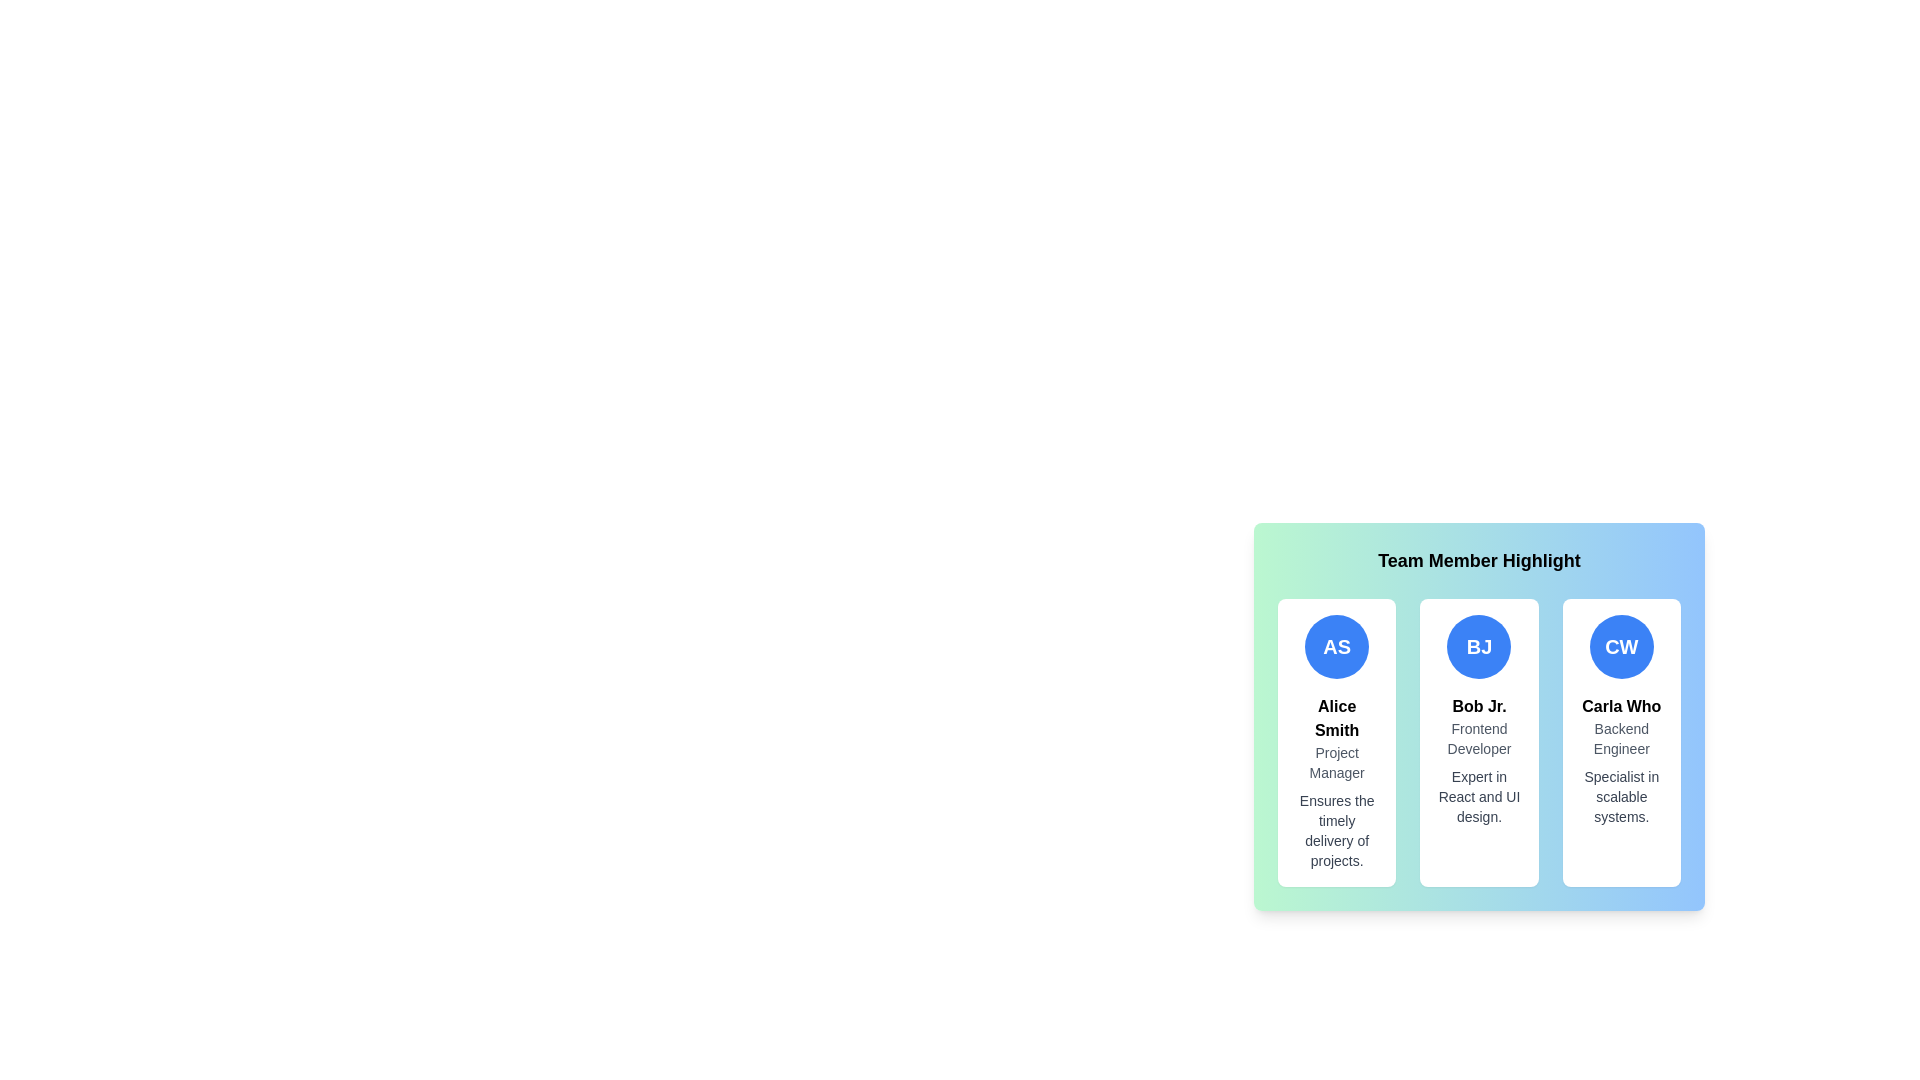 This screenshot has height=1080, width=1920. What do you see at coordinates (1479, 796) in the screenshot?
I see `the static text label that describes the skills of 'Bob Jr.' in React and UI design, located beneath the 'Frontend Developer' subtitle in the 'Team Member Highlight' section` at bounding box center [1479, 796].